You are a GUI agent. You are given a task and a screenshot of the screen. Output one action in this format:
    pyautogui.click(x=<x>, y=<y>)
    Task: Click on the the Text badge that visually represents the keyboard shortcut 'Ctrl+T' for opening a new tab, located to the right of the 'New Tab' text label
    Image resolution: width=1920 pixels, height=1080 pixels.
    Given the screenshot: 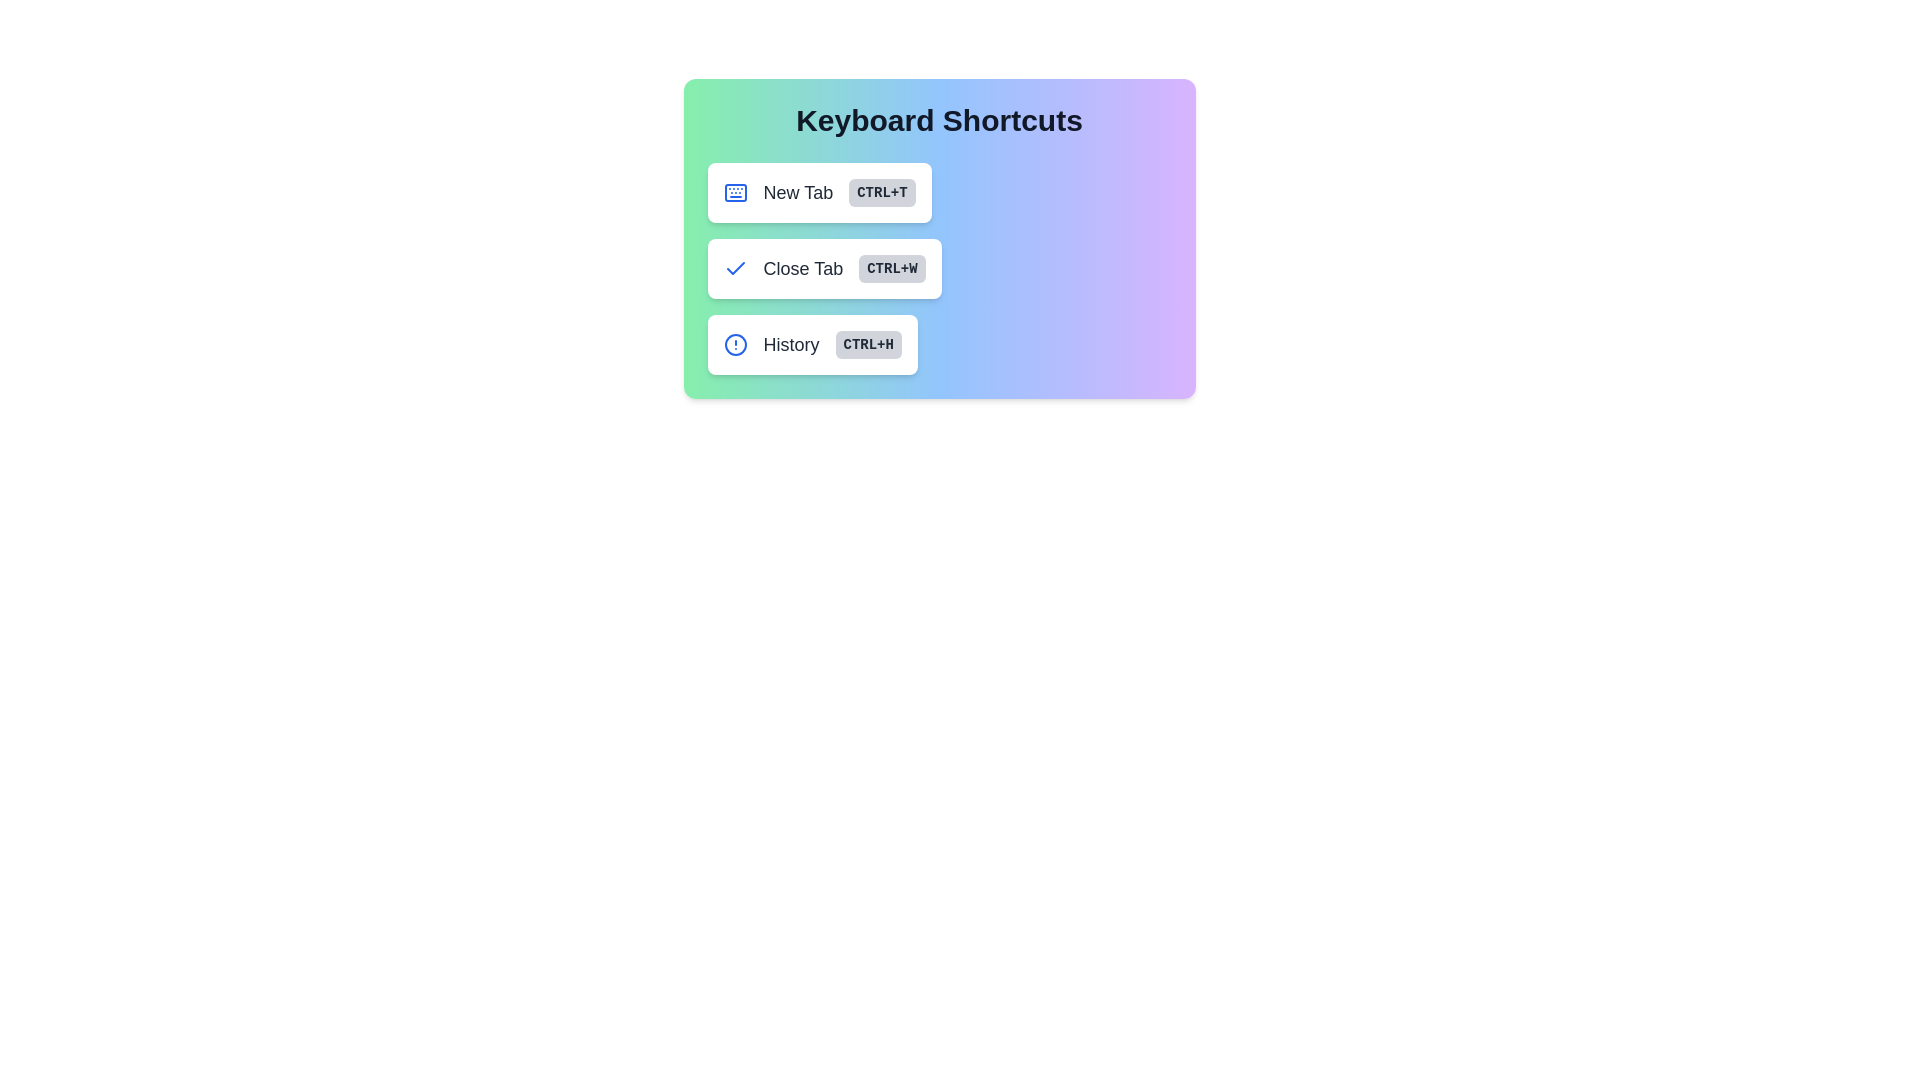 What is the action you would take?
    pyautogui.click(x=881, y=192)
    